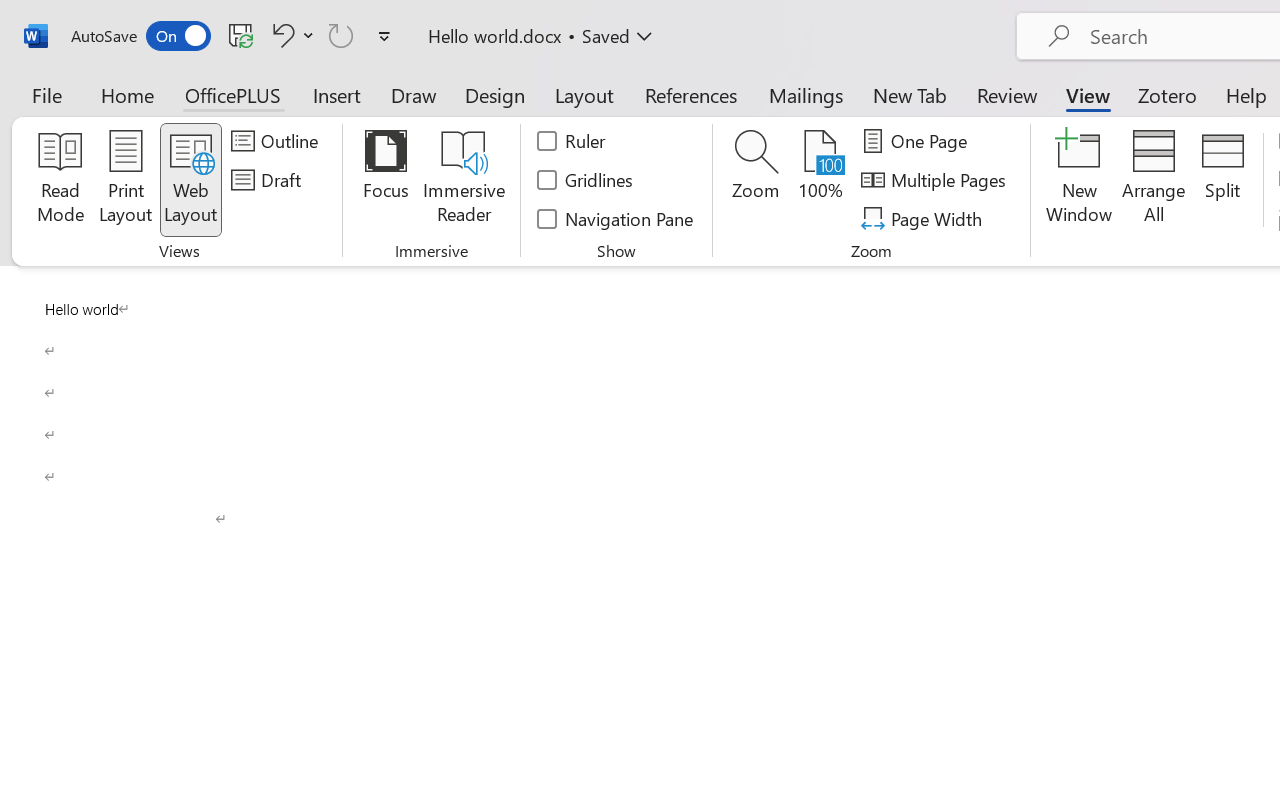 This screenshot has width=1280, height=800. Describe the element at coordinates (234, 35) in the screenshot. I see `'Quick Access Toolbar'` at that location.